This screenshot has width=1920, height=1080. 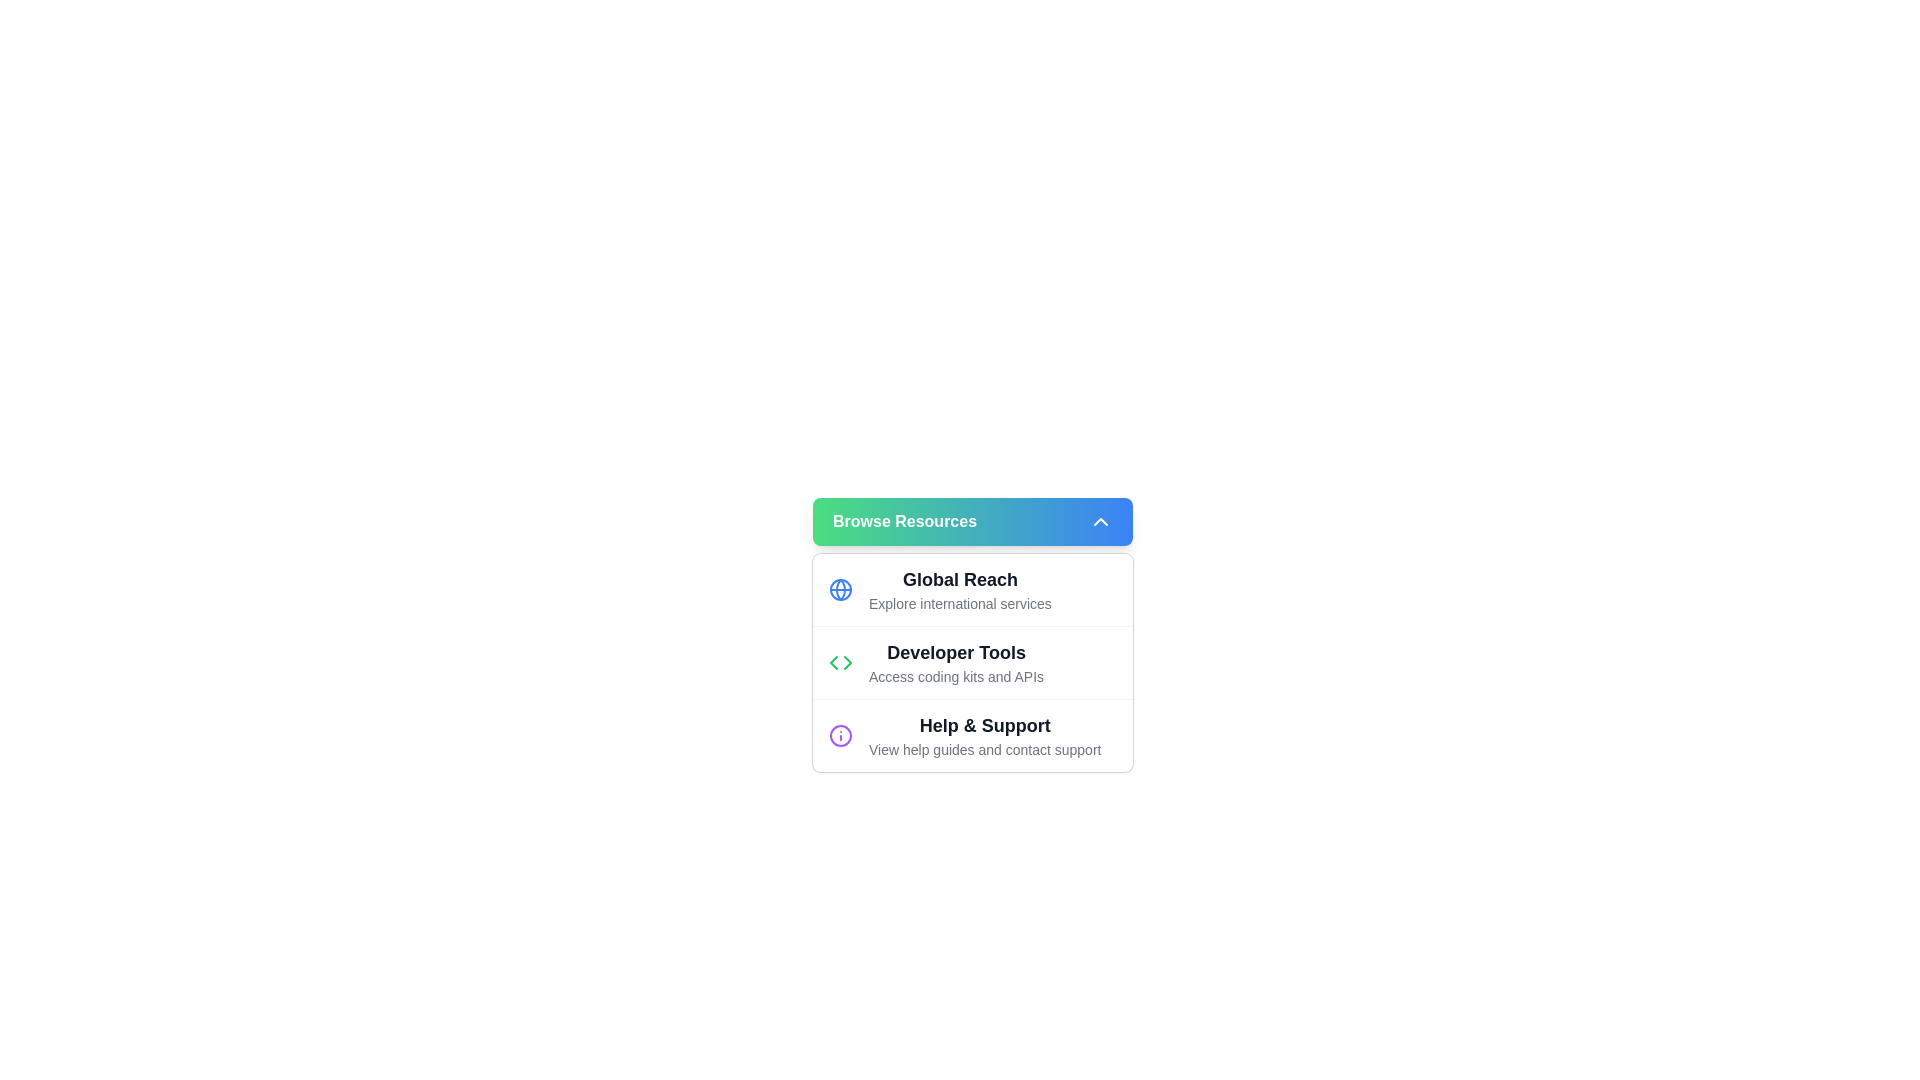 I want to click on the 'Help & Support' list item in the 'Browse Resources' dropdown menu by tapping on it, so click(x=973, y=735).